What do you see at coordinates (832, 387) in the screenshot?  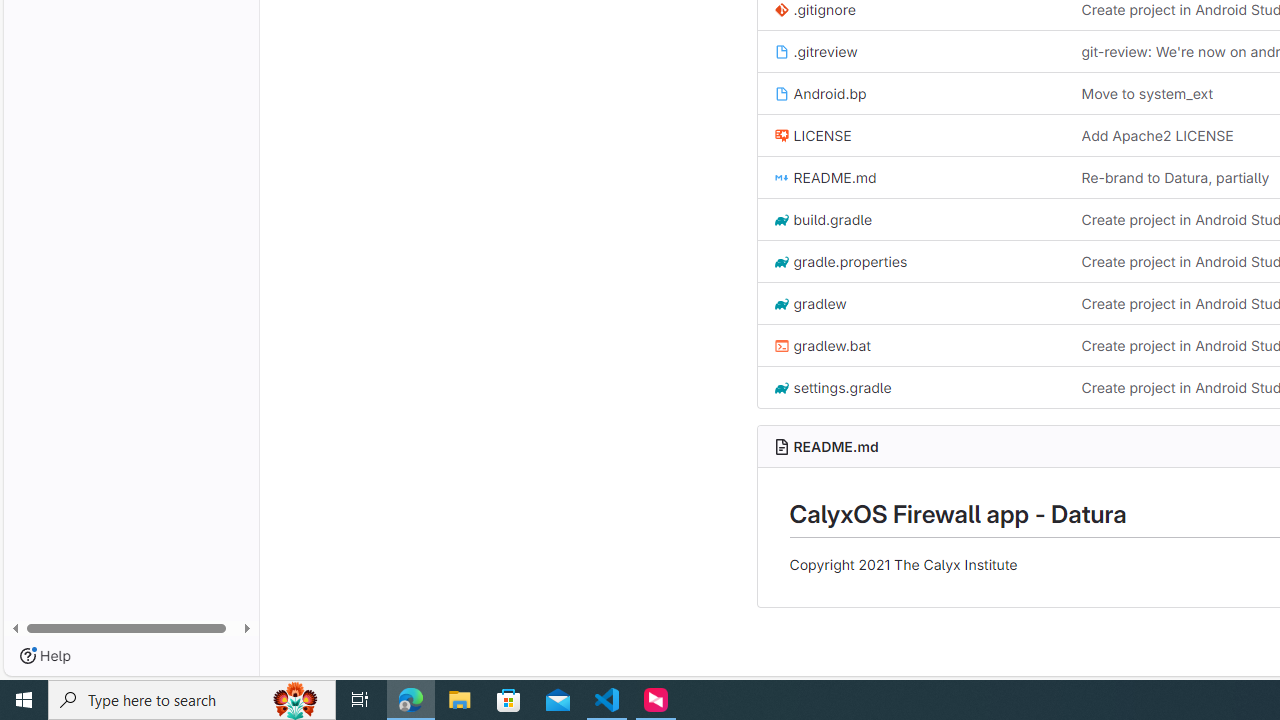 I see `'settings.gradle'` at bounding box center [832, 387].